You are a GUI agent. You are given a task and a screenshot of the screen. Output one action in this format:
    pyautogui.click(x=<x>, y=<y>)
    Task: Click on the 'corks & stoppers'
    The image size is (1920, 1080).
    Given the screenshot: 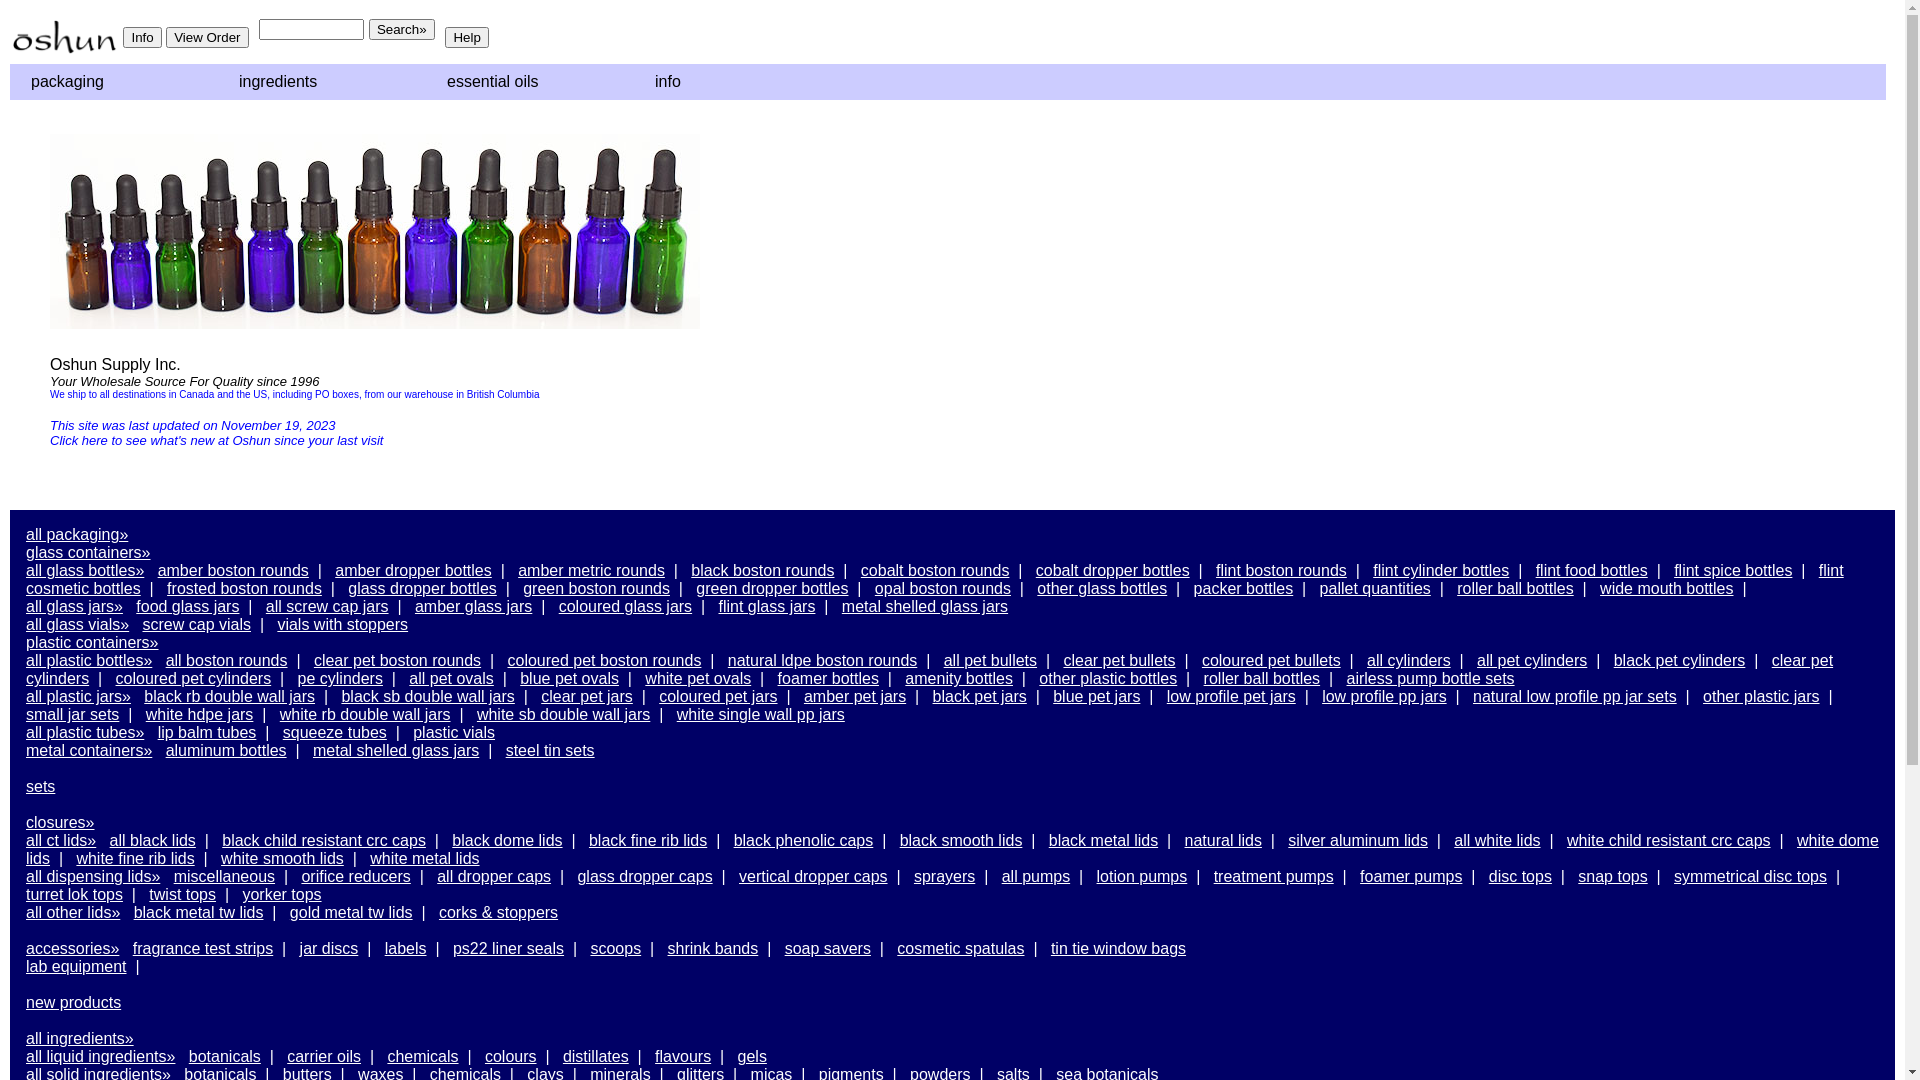 What is the action you would take?
    pyautogui.click(x=437, y=912)
    